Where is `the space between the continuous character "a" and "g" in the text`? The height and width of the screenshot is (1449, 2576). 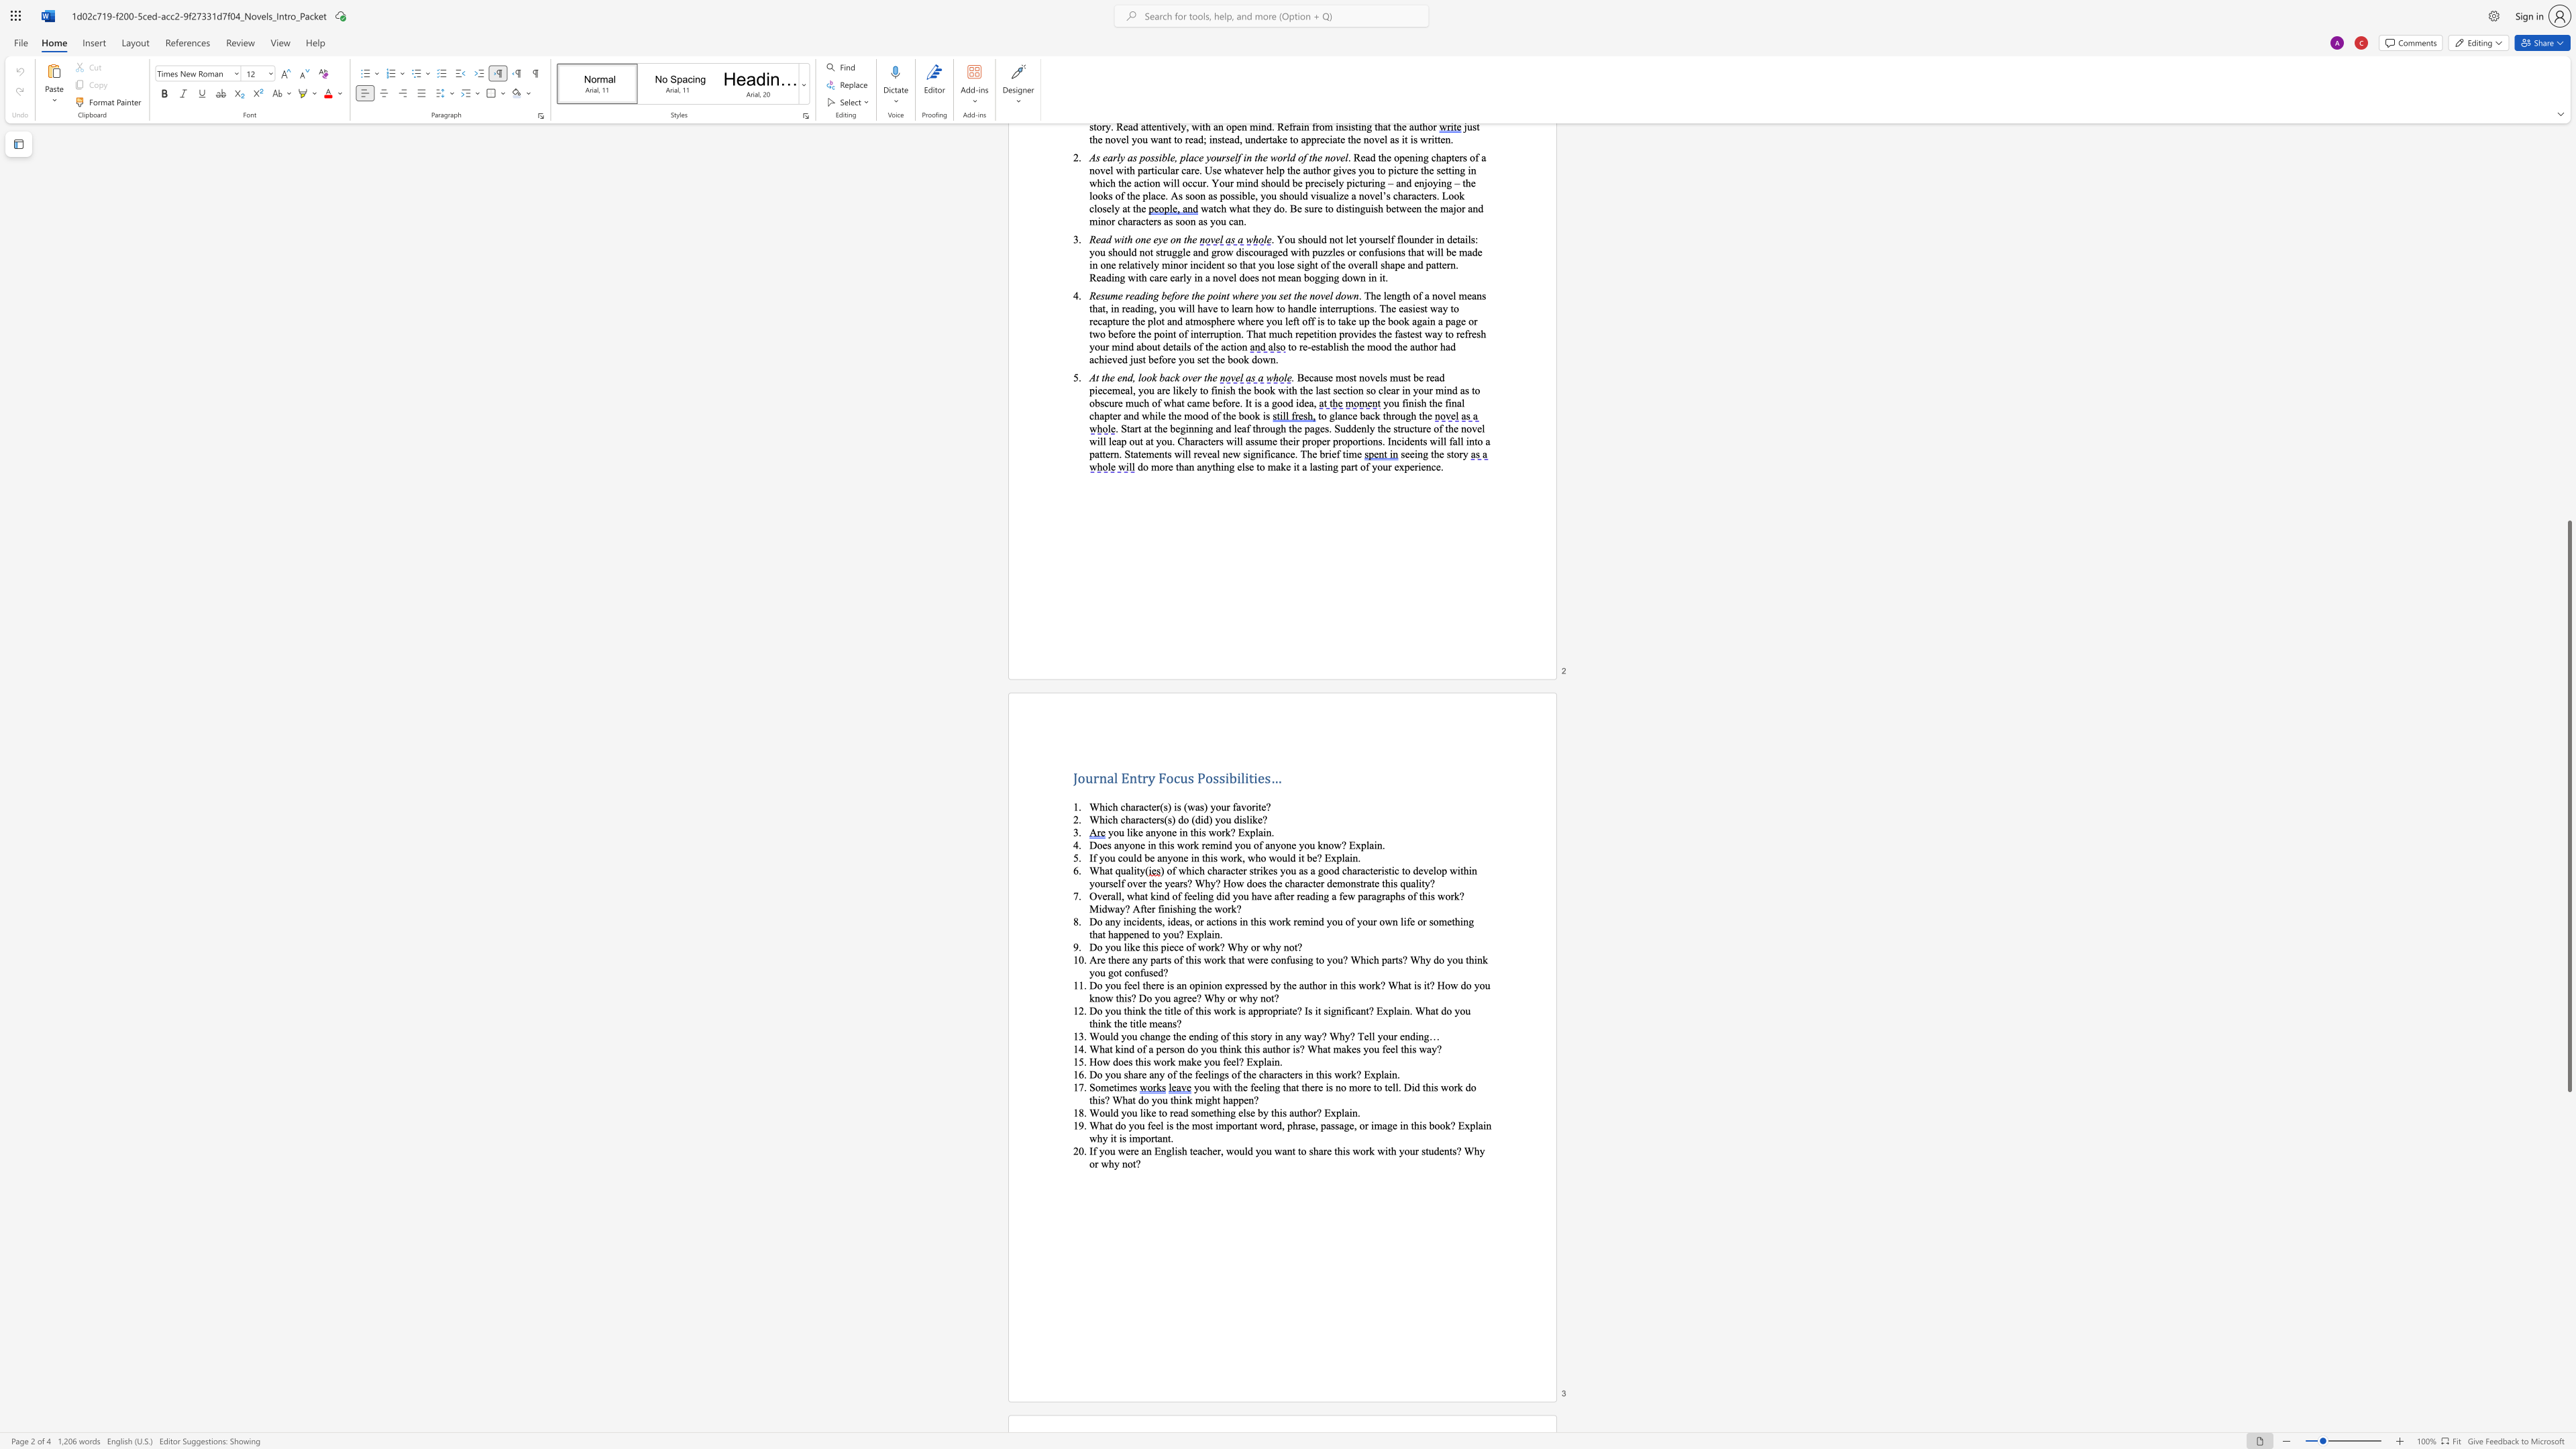
the space between the continuous character "a" and "g" in the text is located at coordinates (1376, 895).